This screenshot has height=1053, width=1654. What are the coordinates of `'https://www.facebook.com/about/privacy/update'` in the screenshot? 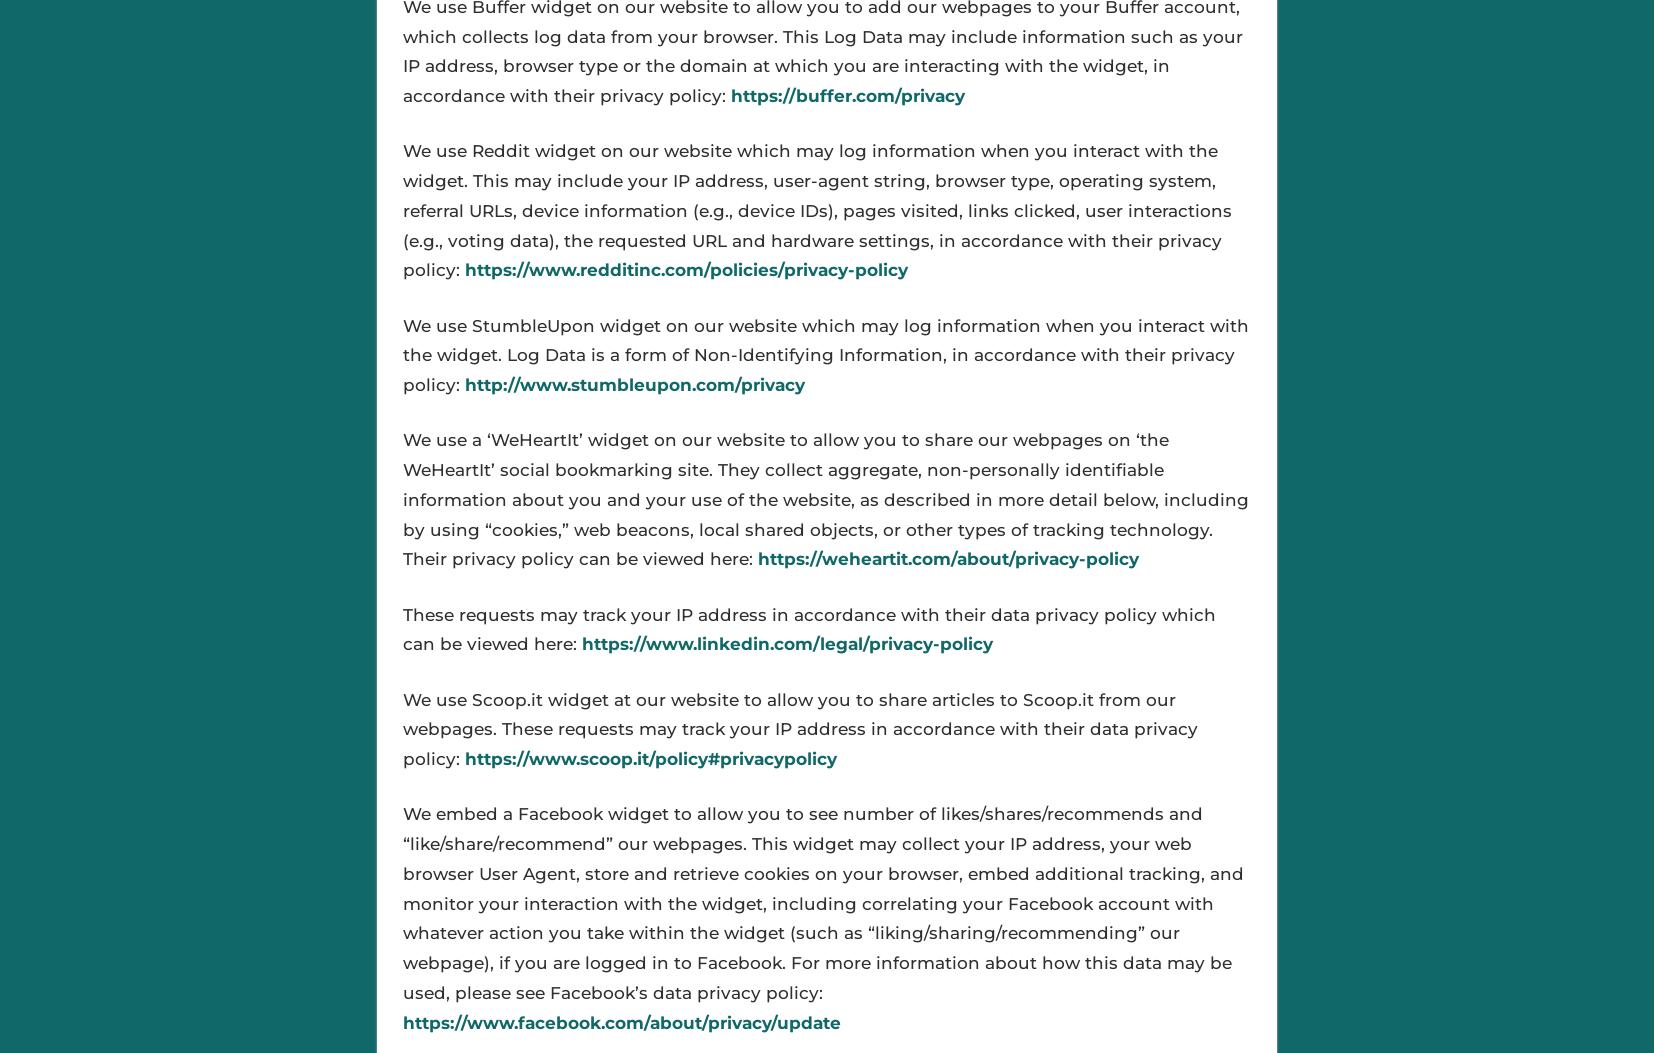 It's located at (621, 1021).